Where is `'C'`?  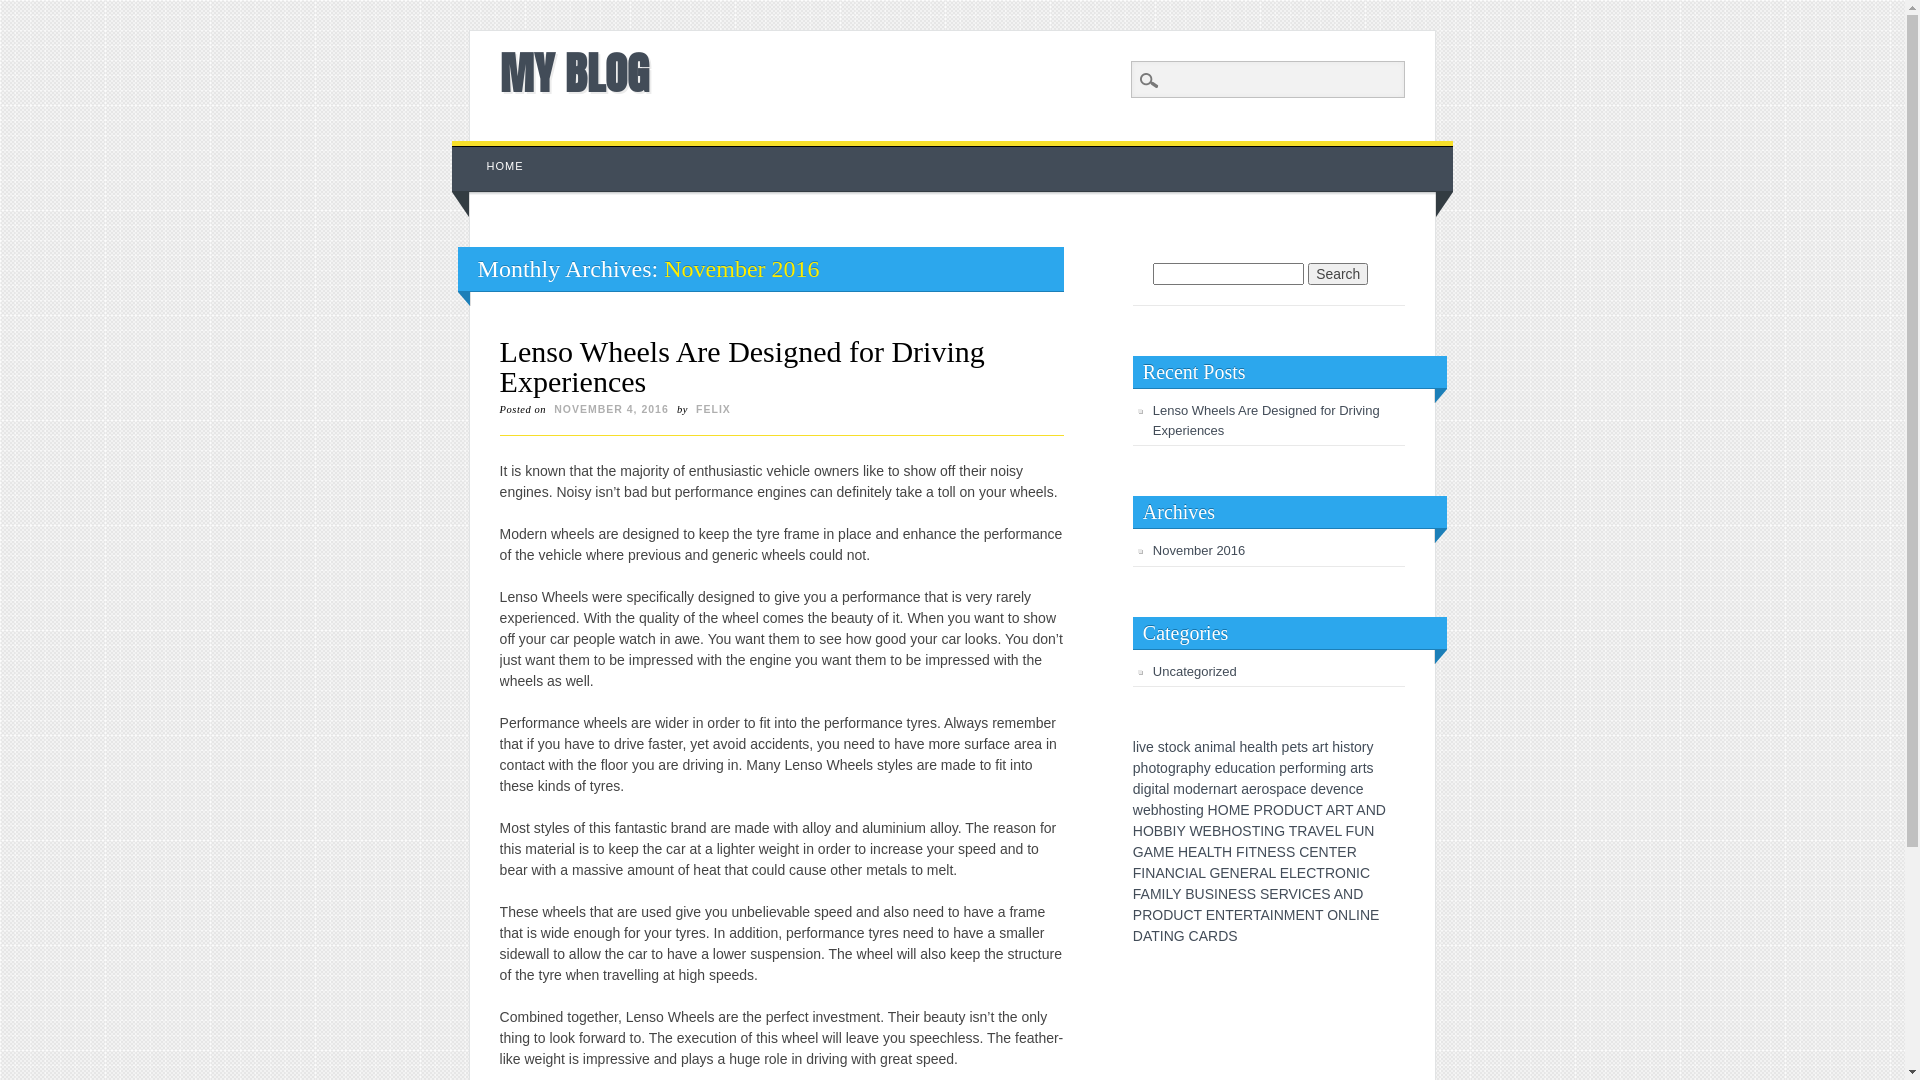
'C' is located at coordinates (1187, 914).